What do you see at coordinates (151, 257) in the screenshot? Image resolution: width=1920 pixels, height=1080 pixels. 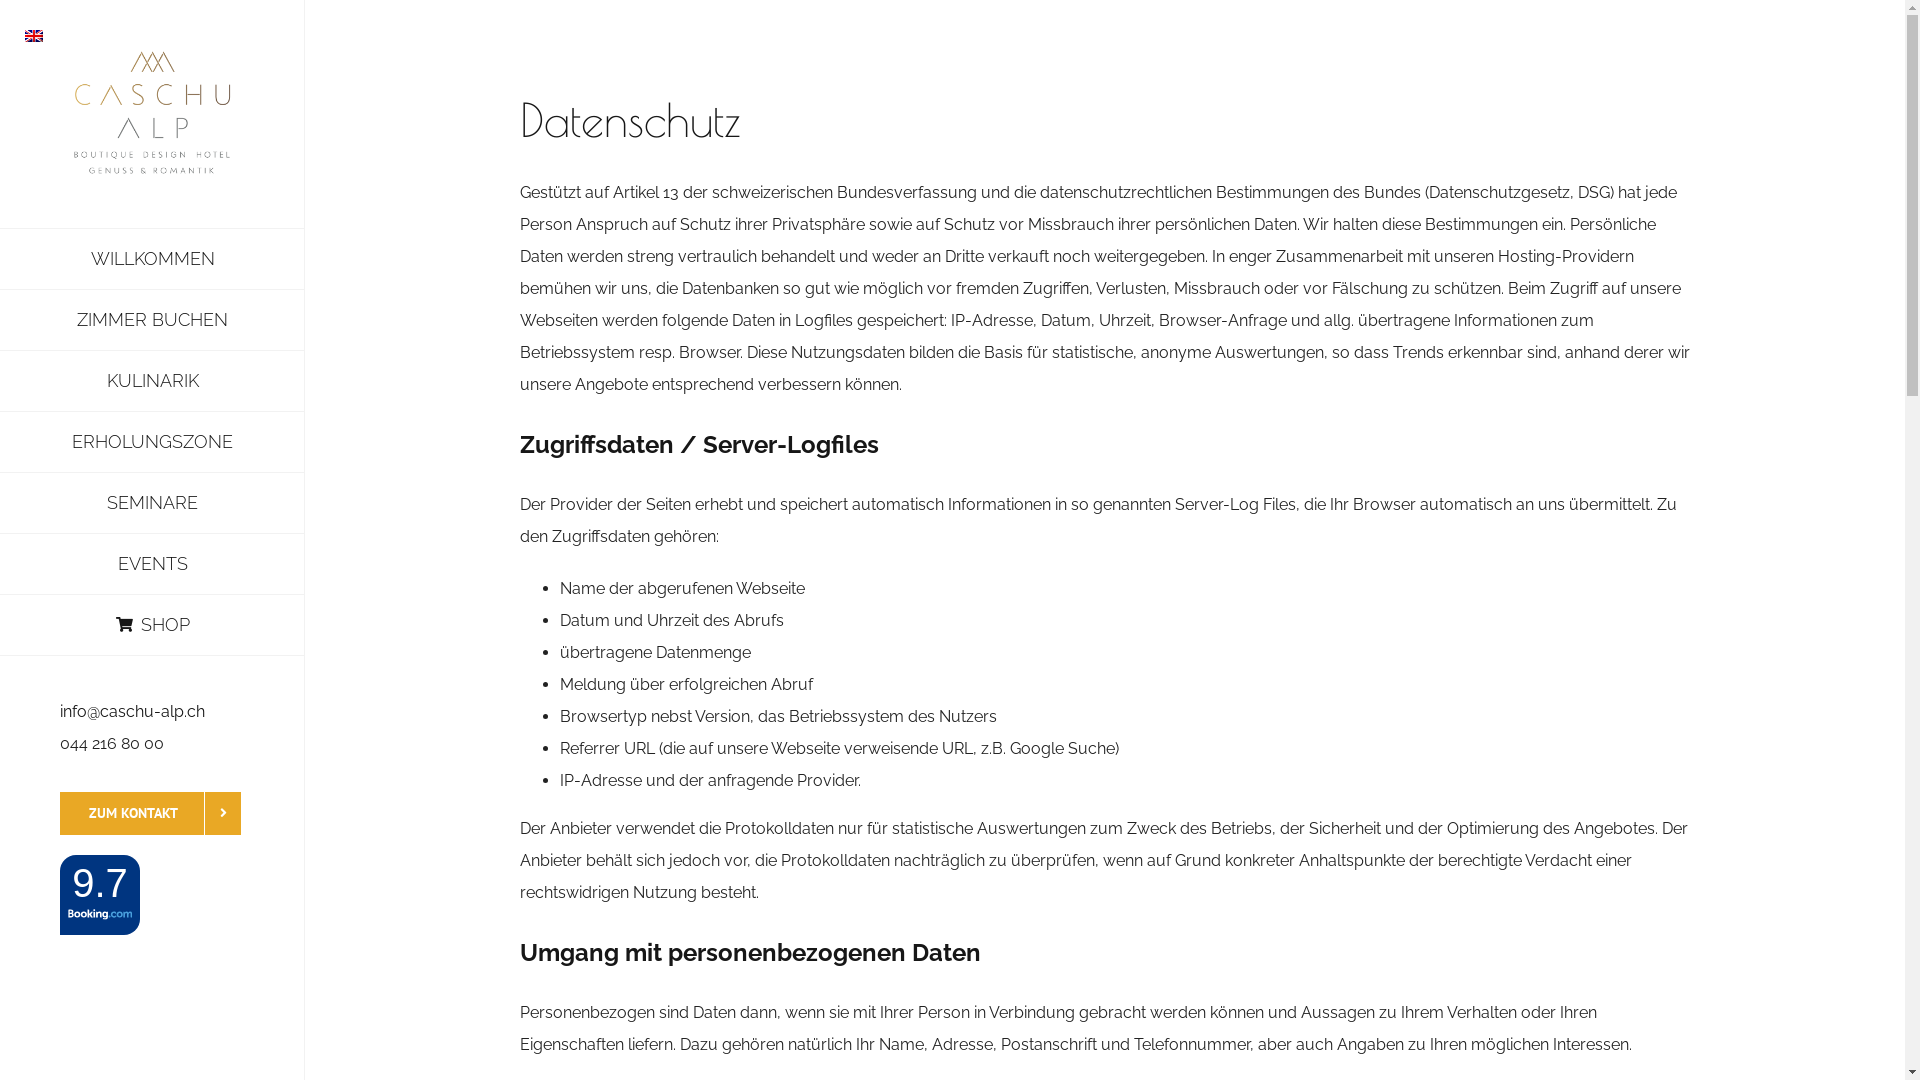 I see `'WILLKOMMEN'` at bounding box center [151, 257].